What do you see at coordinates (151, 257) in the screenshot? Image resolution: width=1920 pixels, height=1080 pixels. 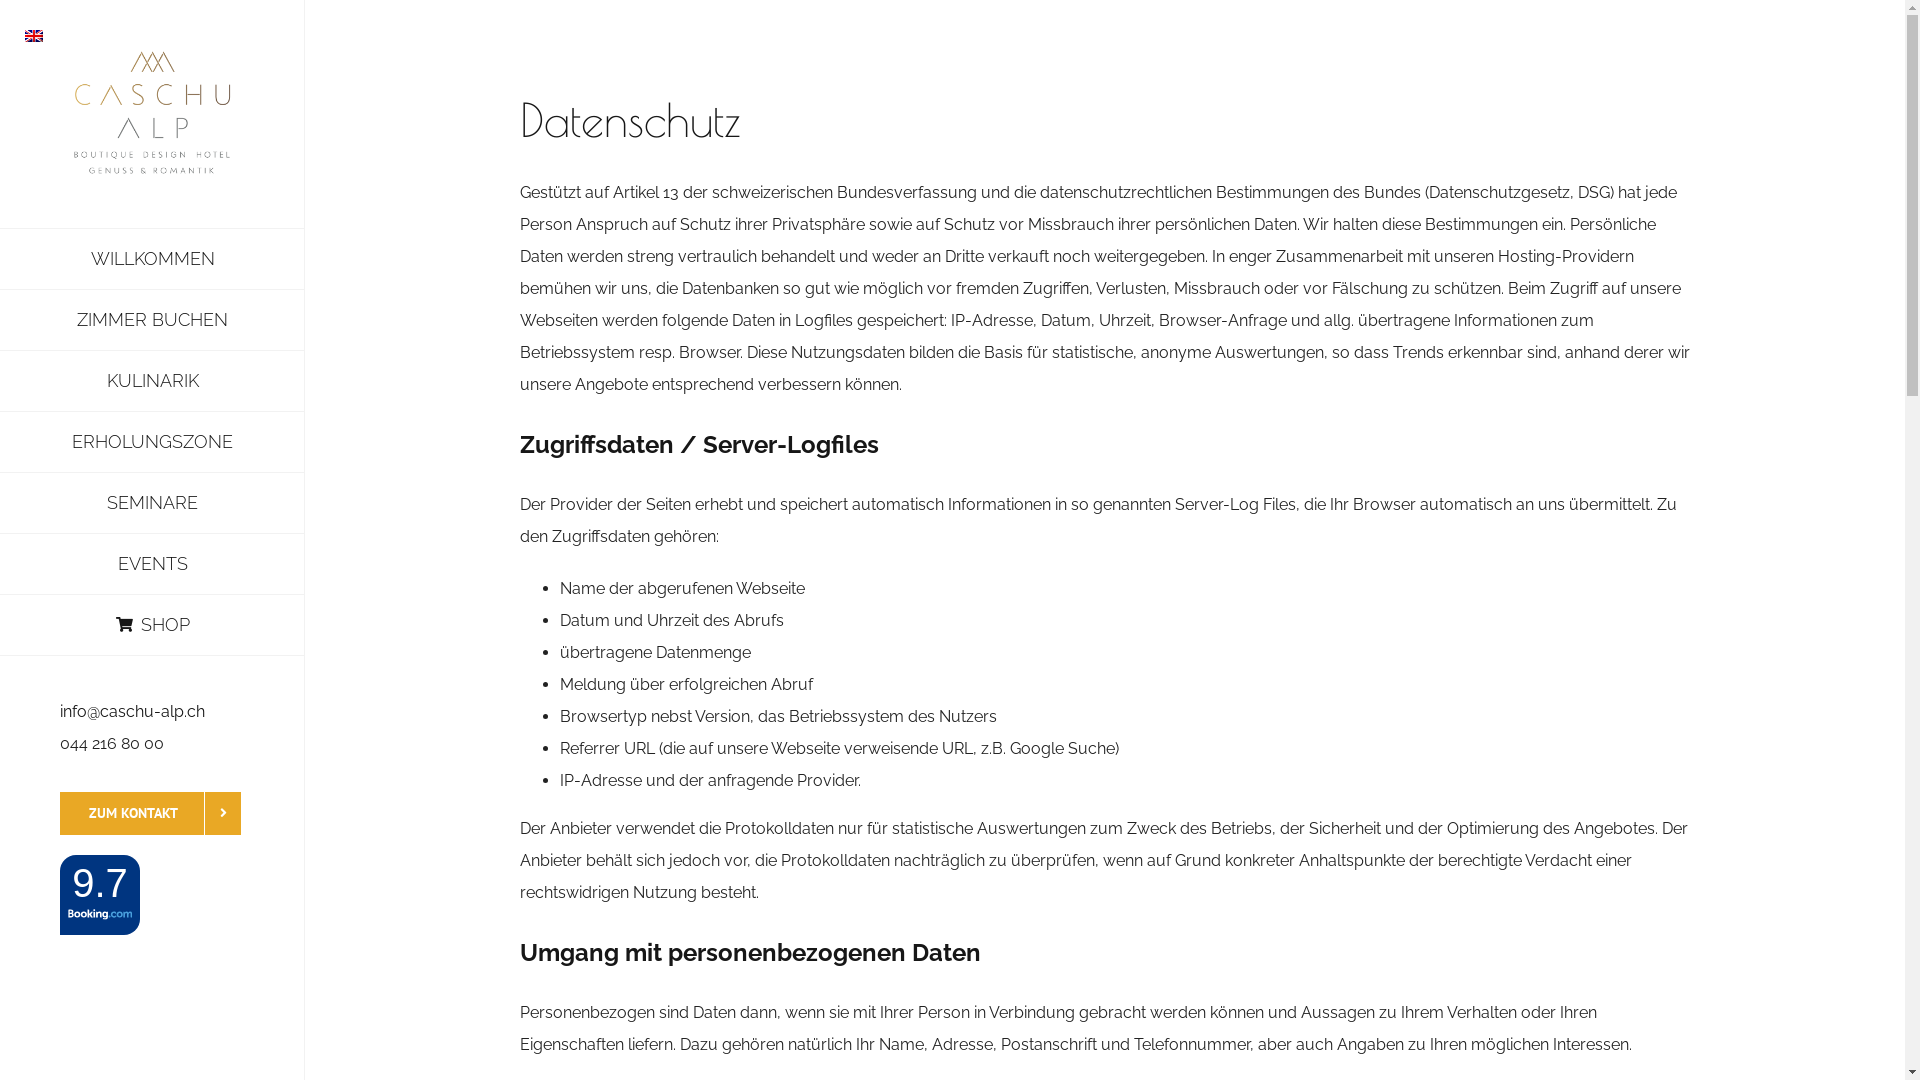 I see `'WILLKOMMEN'` at bounding box center [151, 257].